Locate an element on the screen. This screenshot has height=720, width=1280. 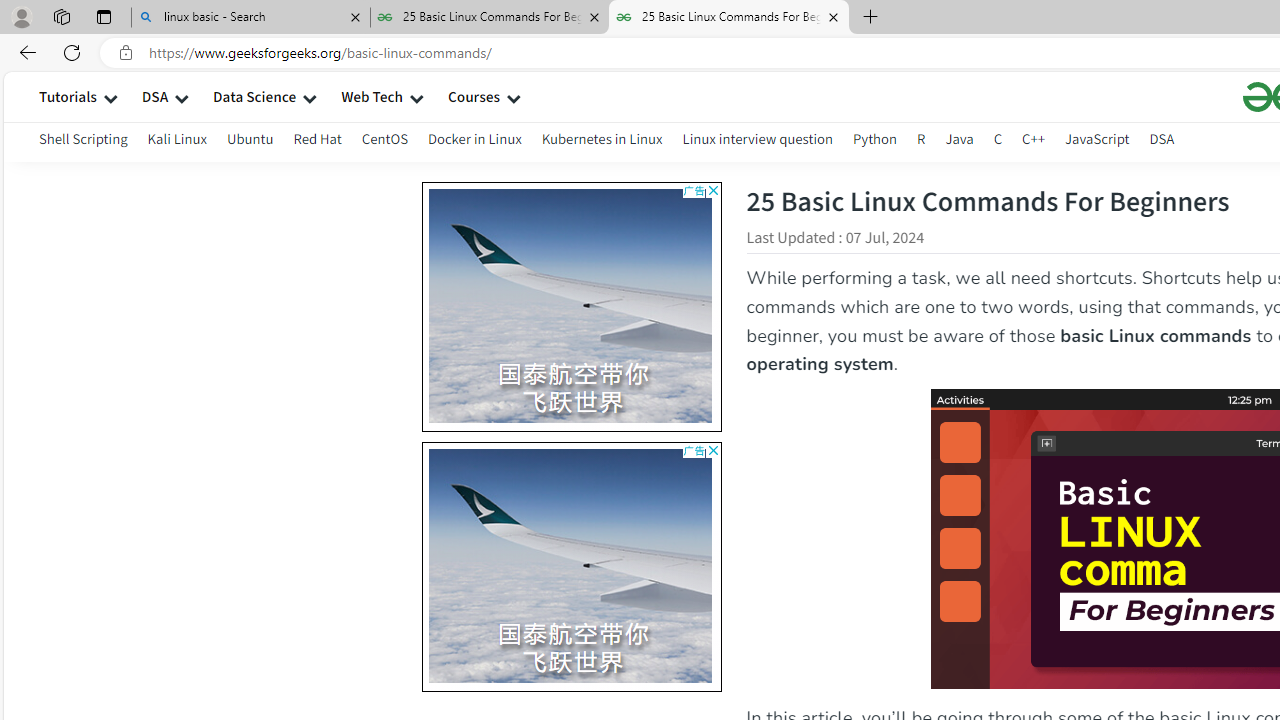
'Kubernetes in Linux' is located at coordinates (601, 141).